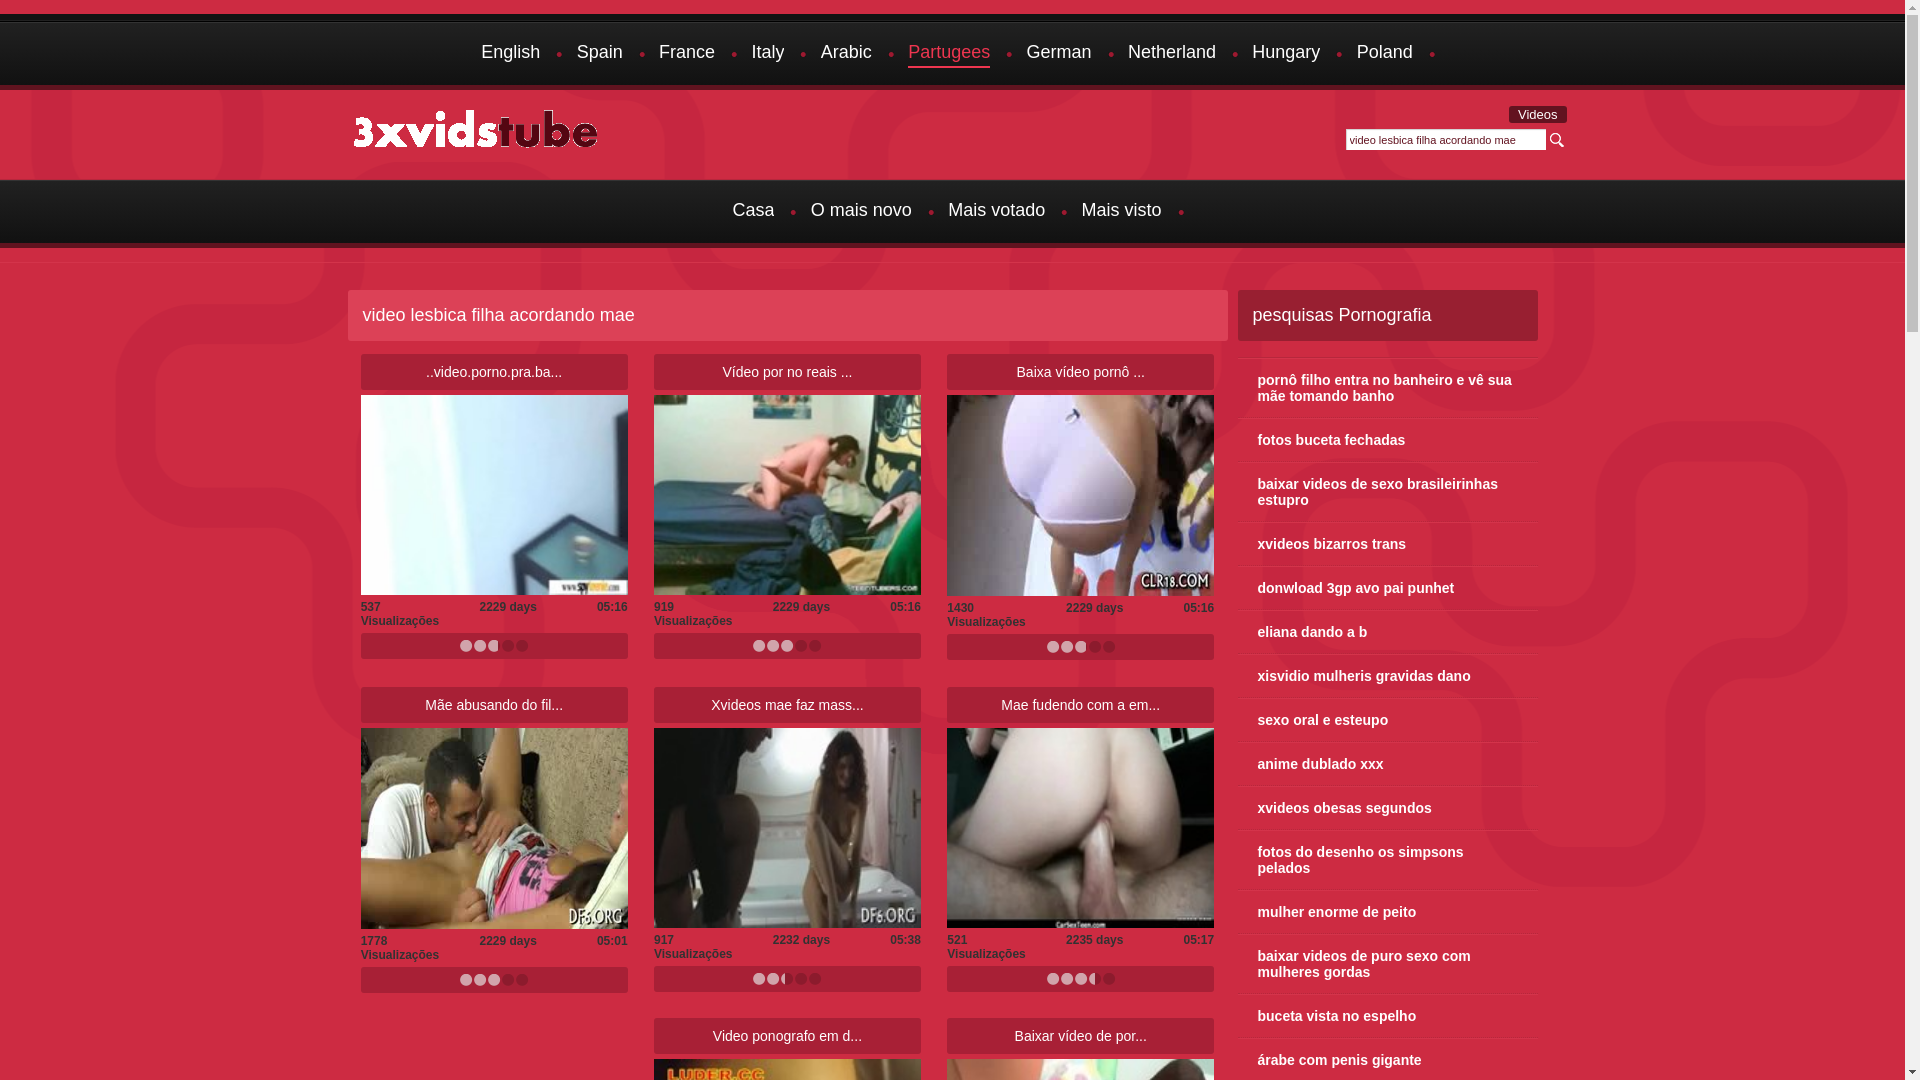  What do you see at coordinates (749, 53) in the screenshot?
I see `'Italy'` at bounding box center [749, 53].